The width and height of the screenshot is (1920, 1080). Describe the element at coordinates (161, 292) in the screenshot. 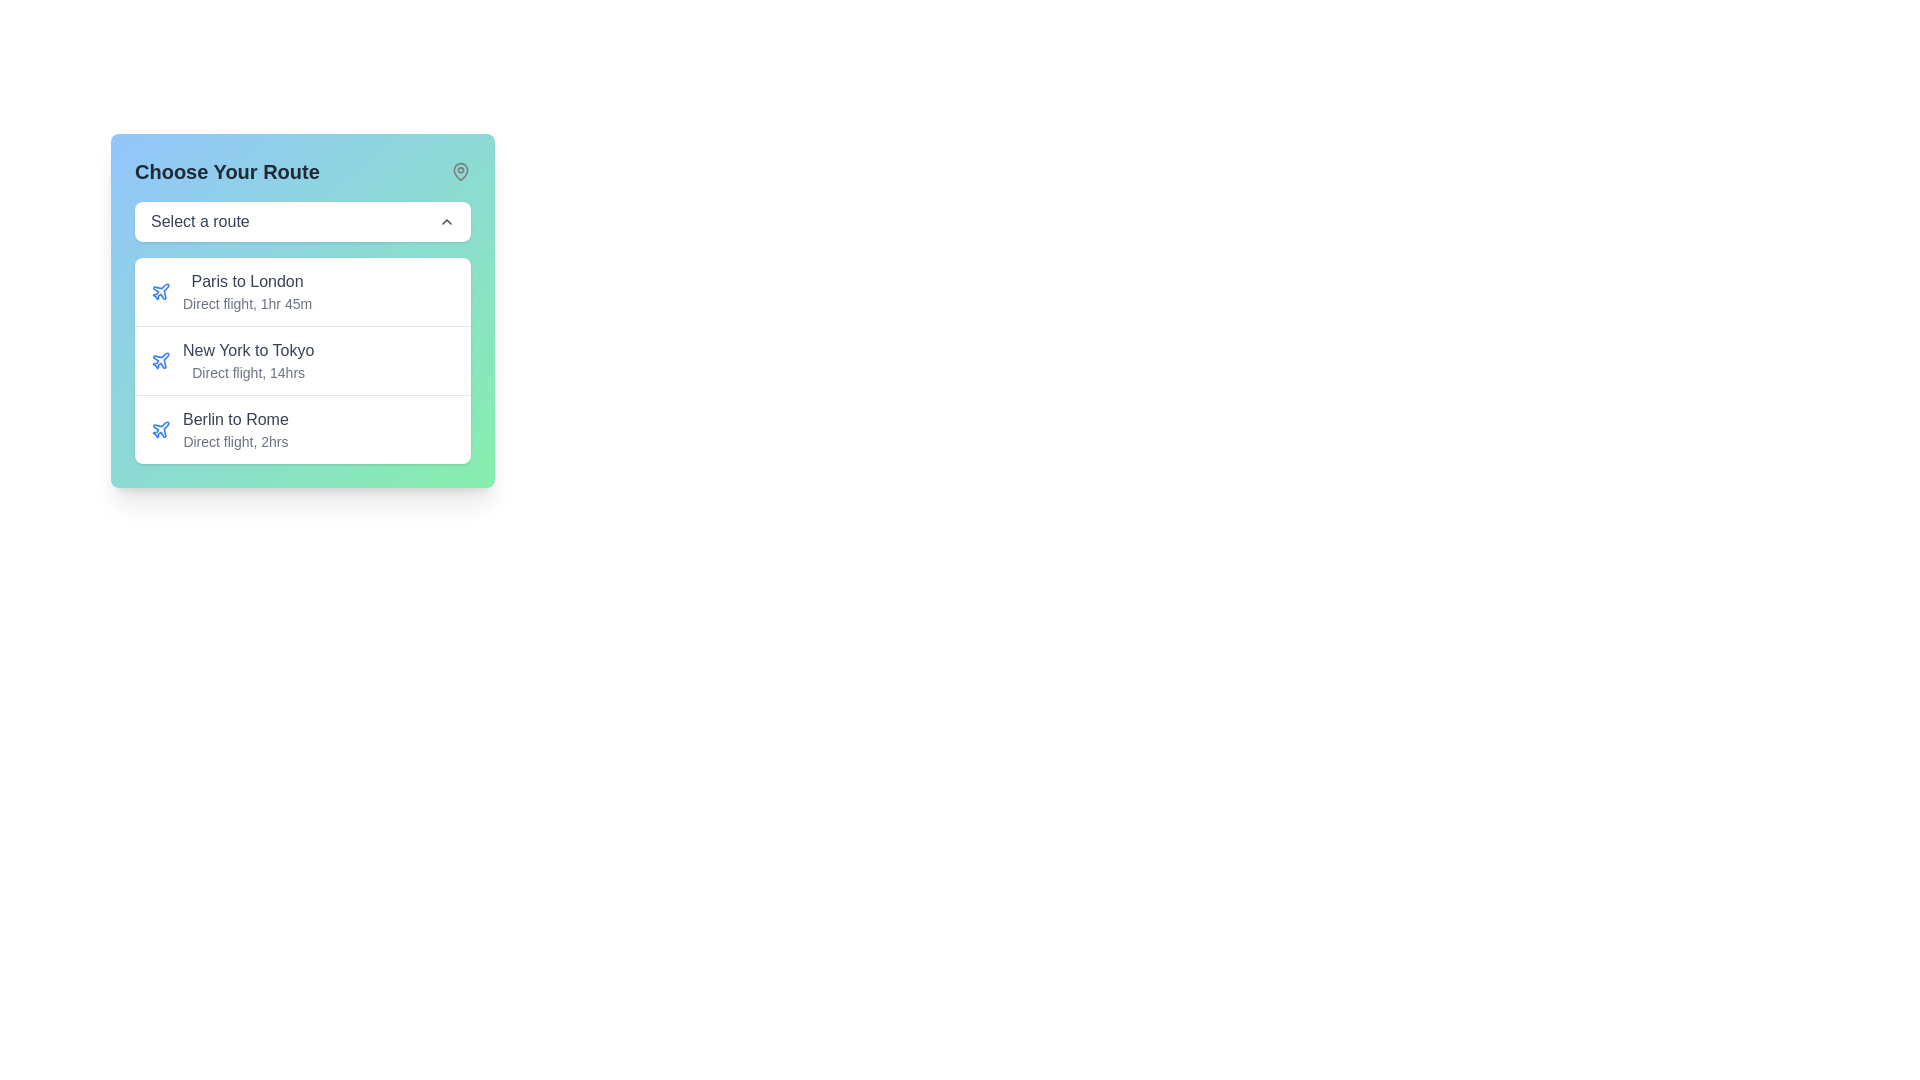

I see `the presence of the flight route icon next to the entry 'Paris to London, Direct flight, 1hr 45m' by clicking on it` at that location.